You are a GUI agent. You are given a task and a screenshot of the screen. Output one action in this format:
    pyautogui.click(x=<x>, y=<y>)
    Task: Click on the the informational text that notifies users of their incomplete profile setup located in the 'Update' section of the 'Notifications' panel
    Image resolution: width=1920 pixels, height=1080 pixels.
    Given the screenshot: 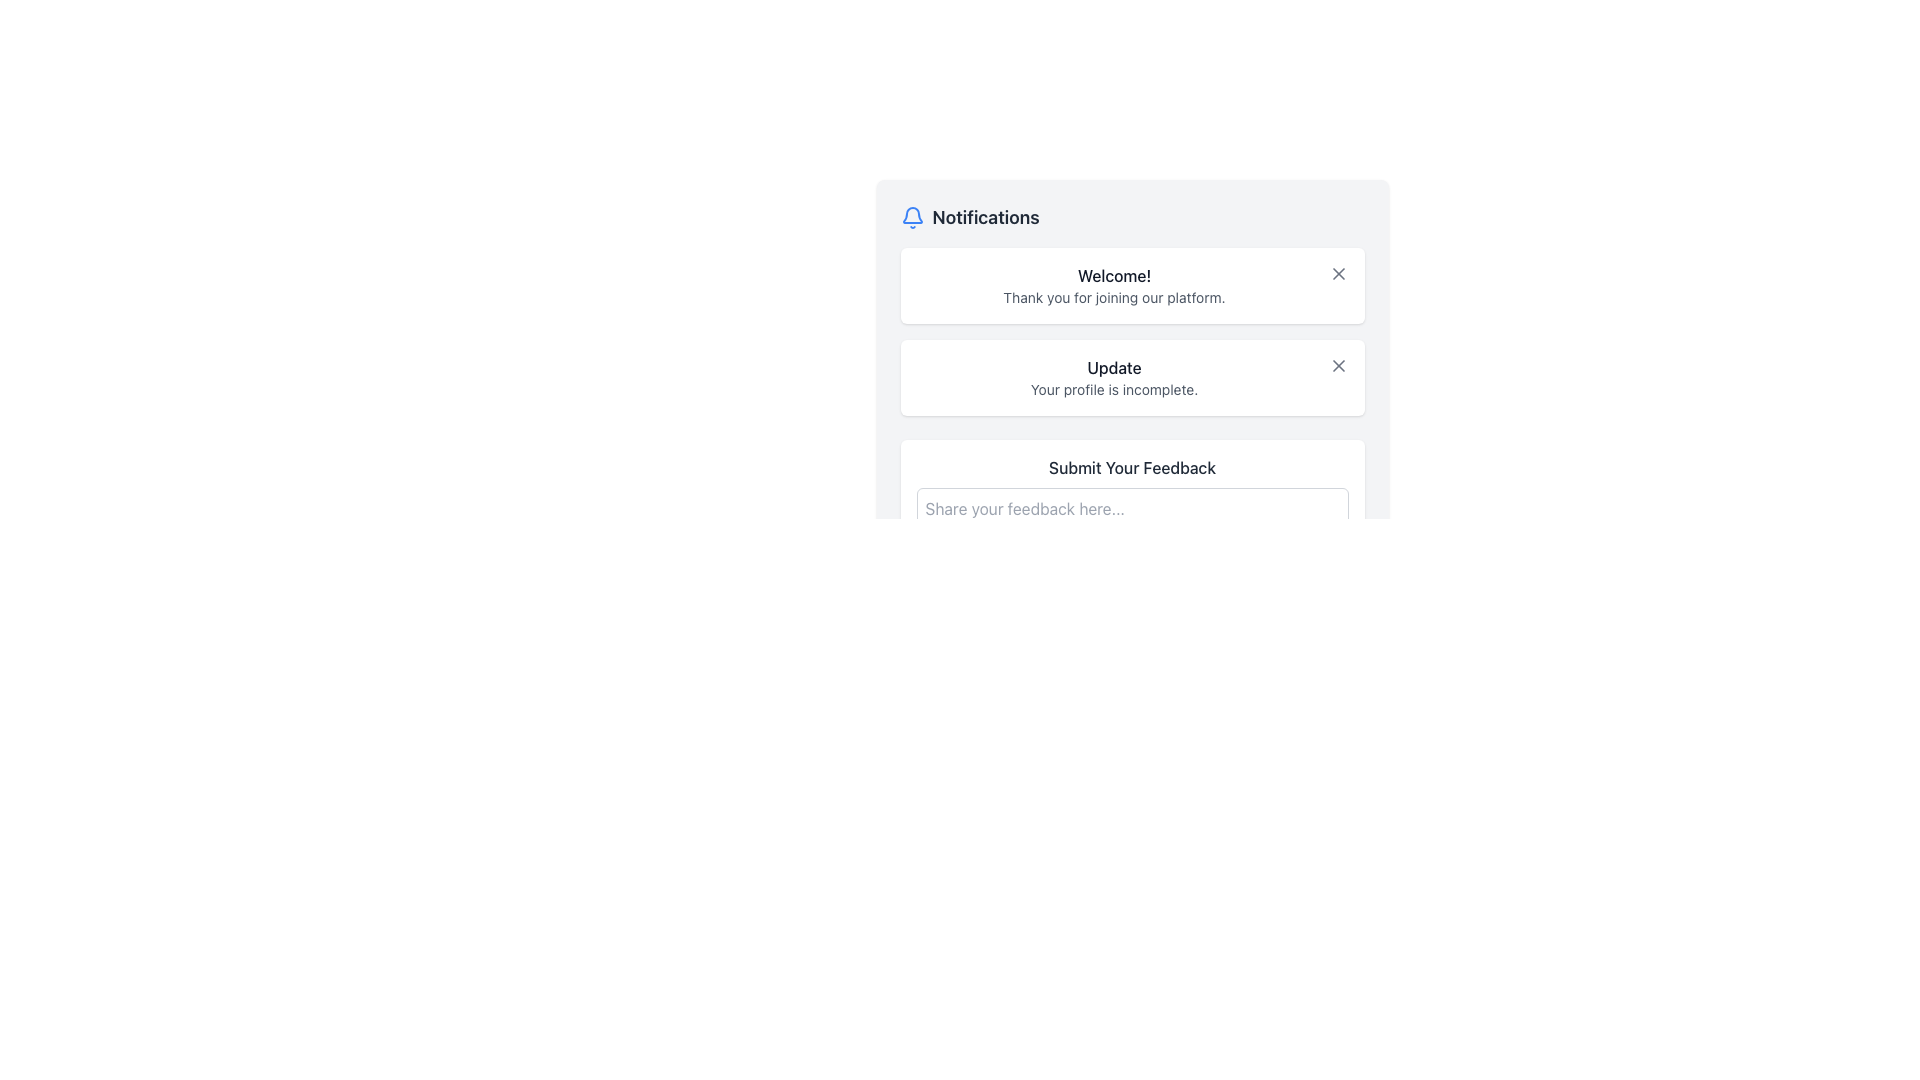 What is the action you would take?
    pyautogui.click(x=1113, y=389)
    